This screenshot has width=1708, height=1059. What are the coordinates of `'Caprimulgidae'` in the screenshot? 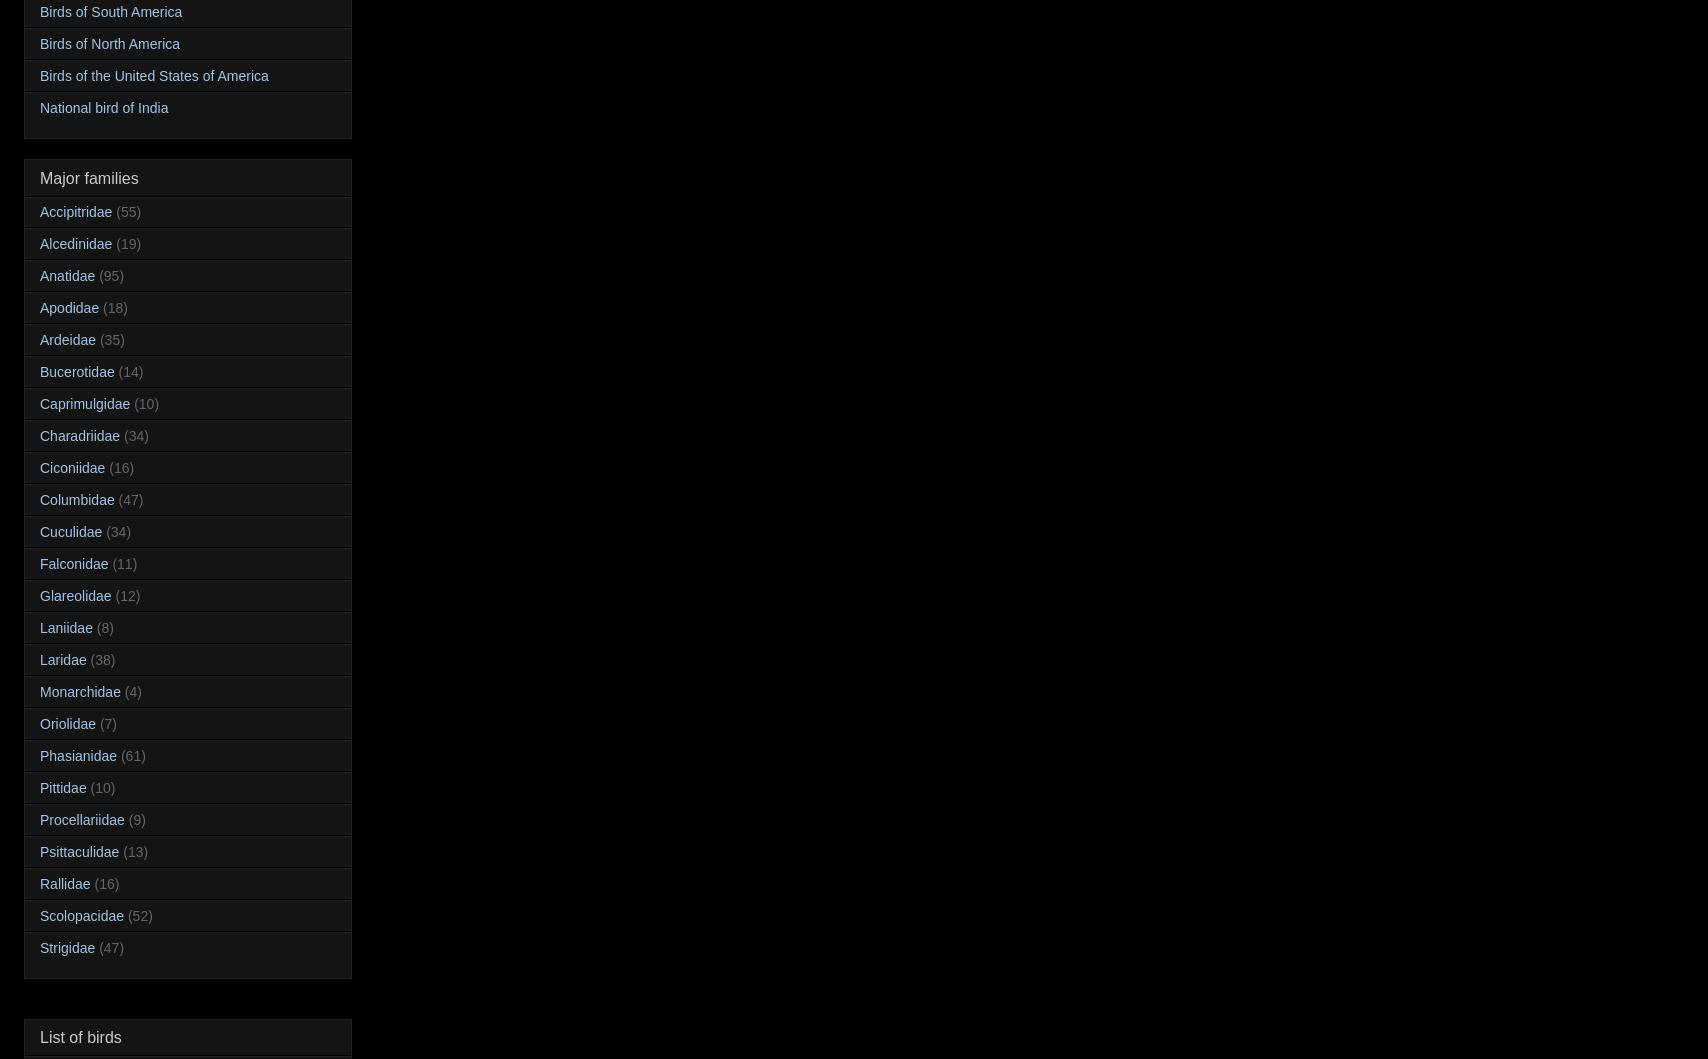 It's located at (39, 401).